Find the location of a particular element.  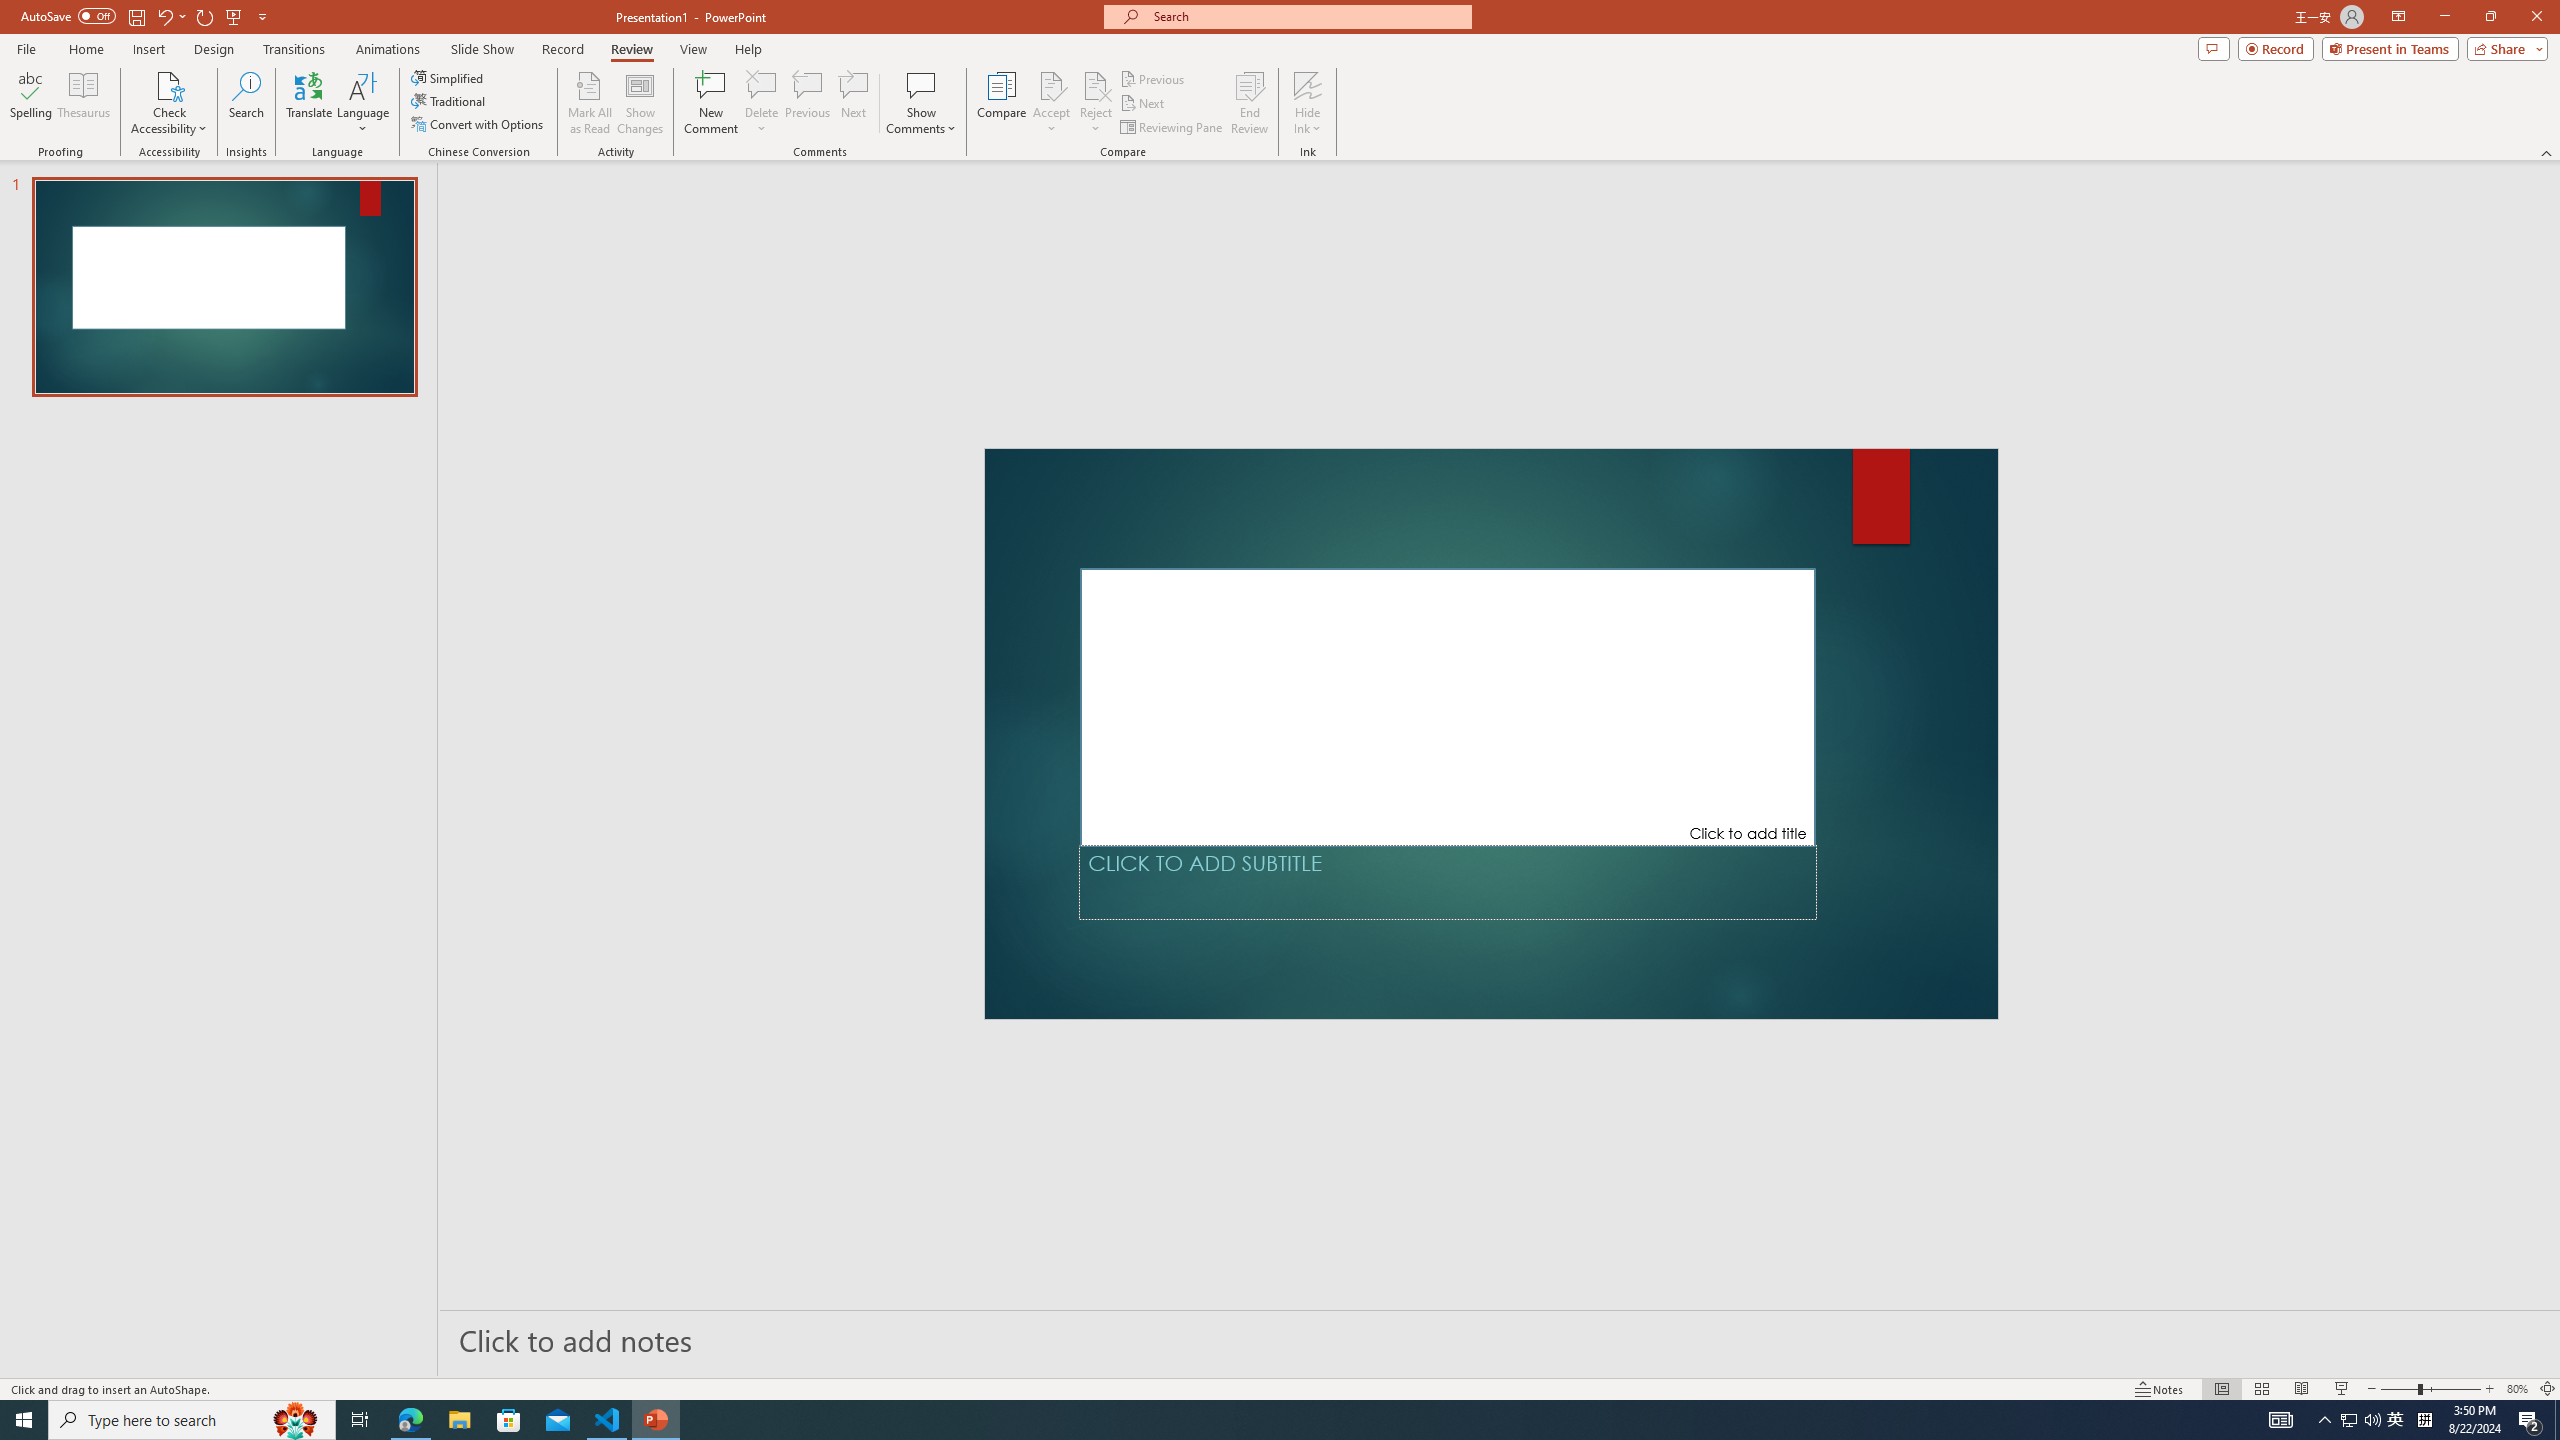

'View' is located at coordinates (694, 49).